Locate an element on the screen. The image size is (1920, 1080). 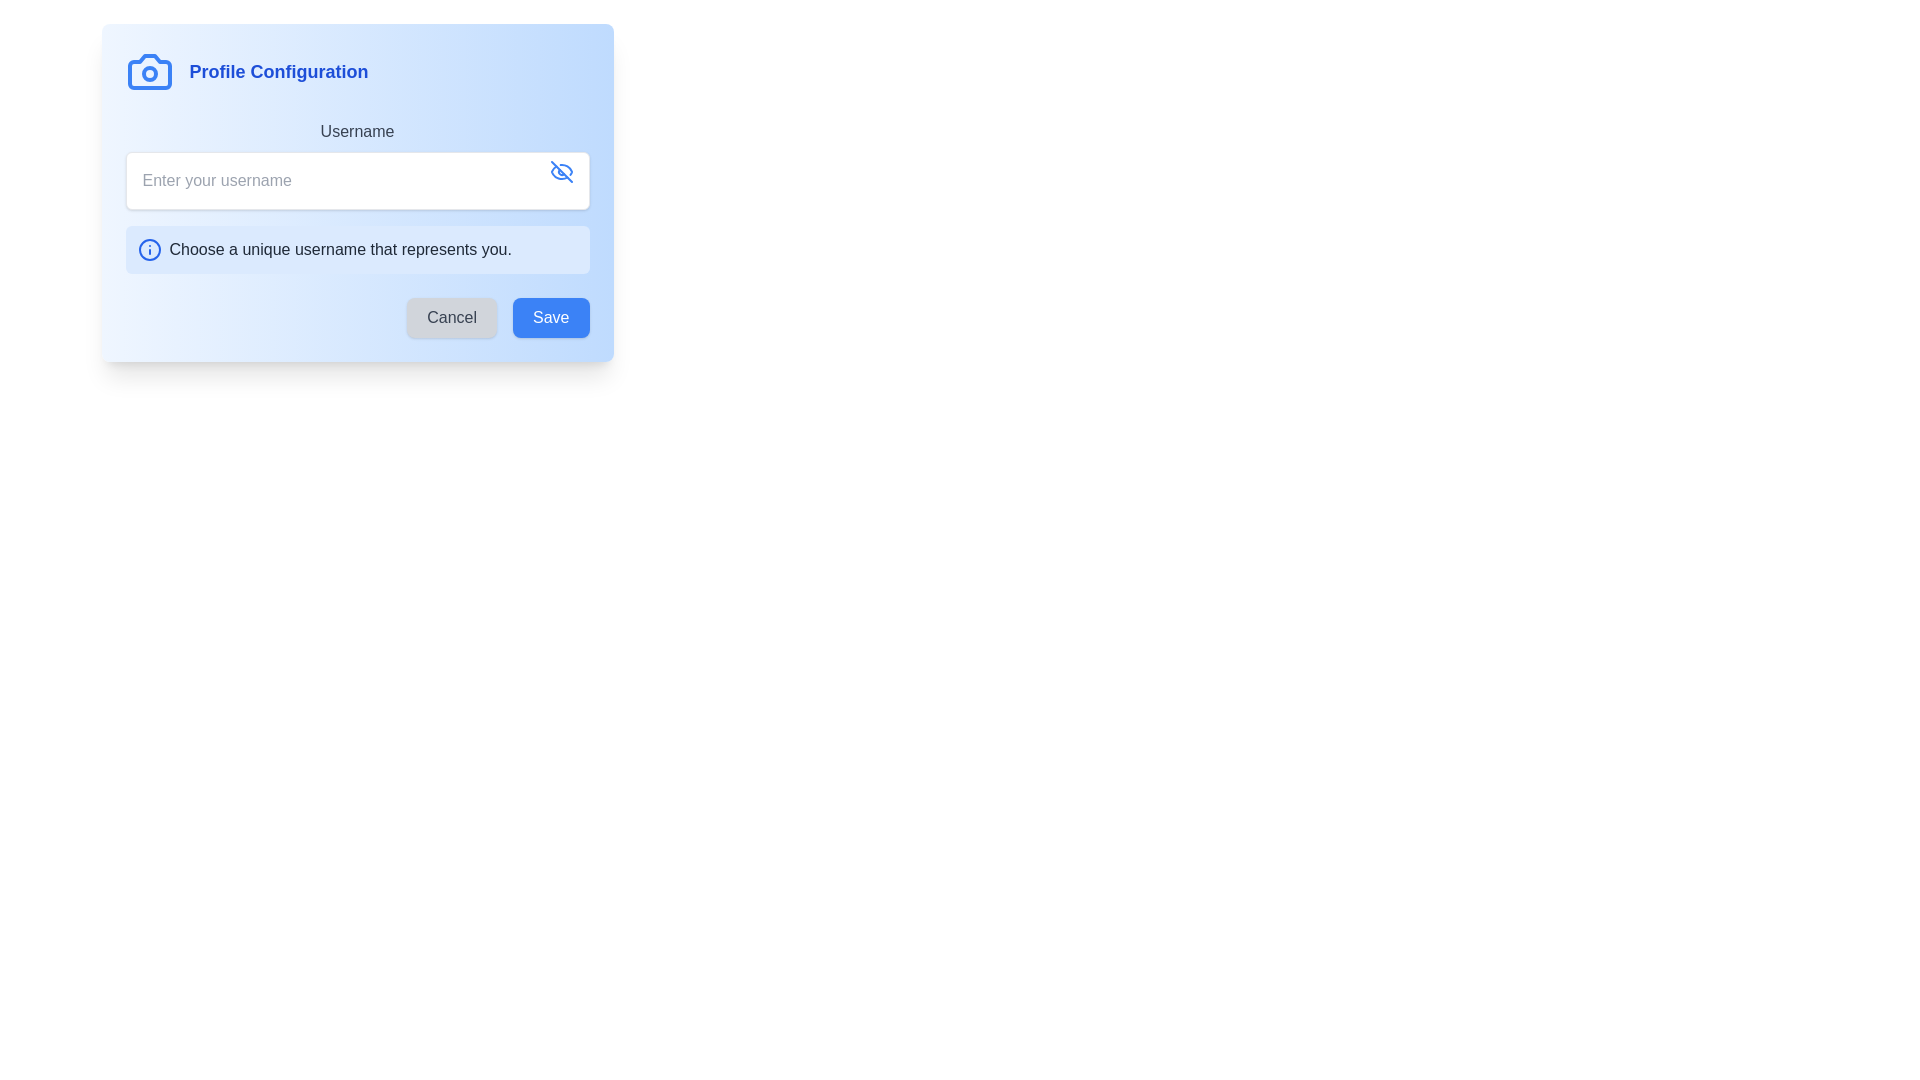
the 'Cancel' button, which is a rectangular button with a dark gray label and rounded corners, located near the bottom-right corner of a modal is located at coordinates (451, 316).